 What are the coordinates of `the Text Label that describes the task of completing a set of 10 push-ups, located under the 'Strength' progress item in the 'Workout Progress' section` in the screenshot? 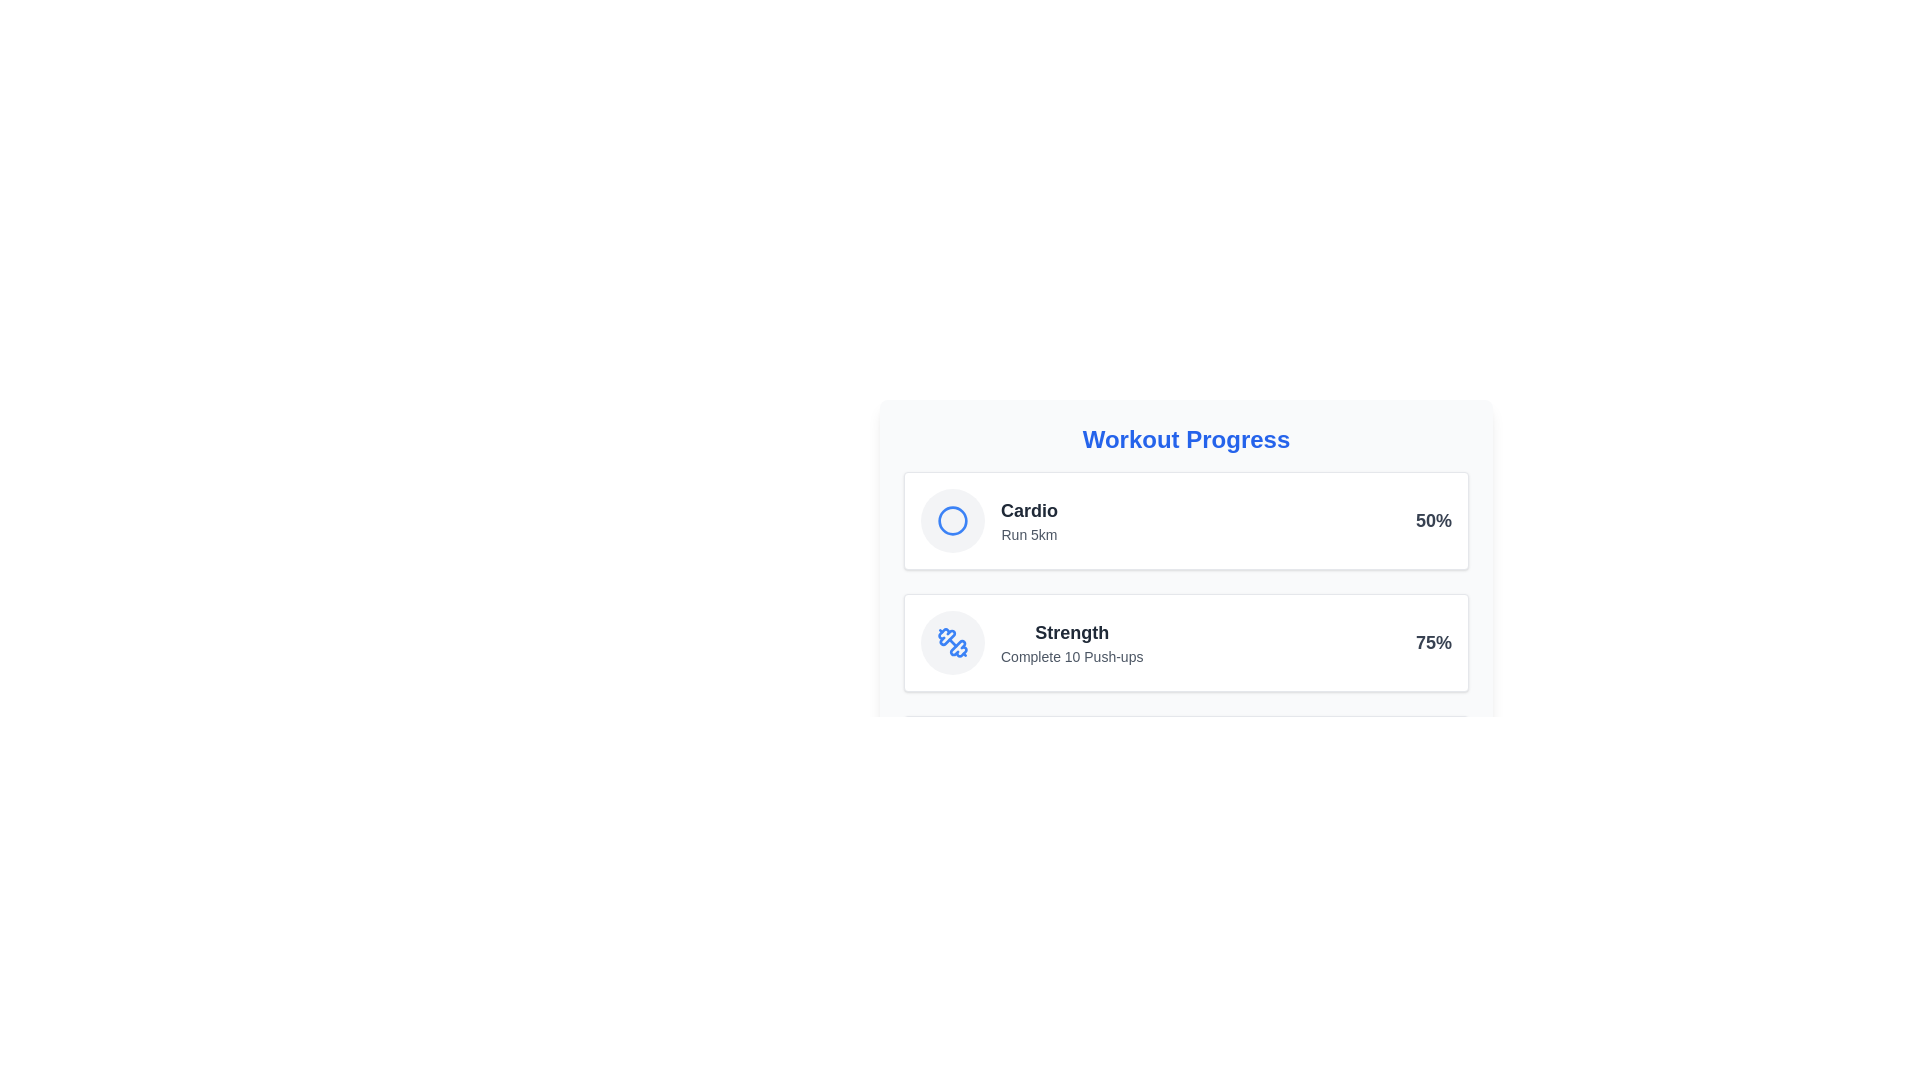 It's located at (1071, 656).